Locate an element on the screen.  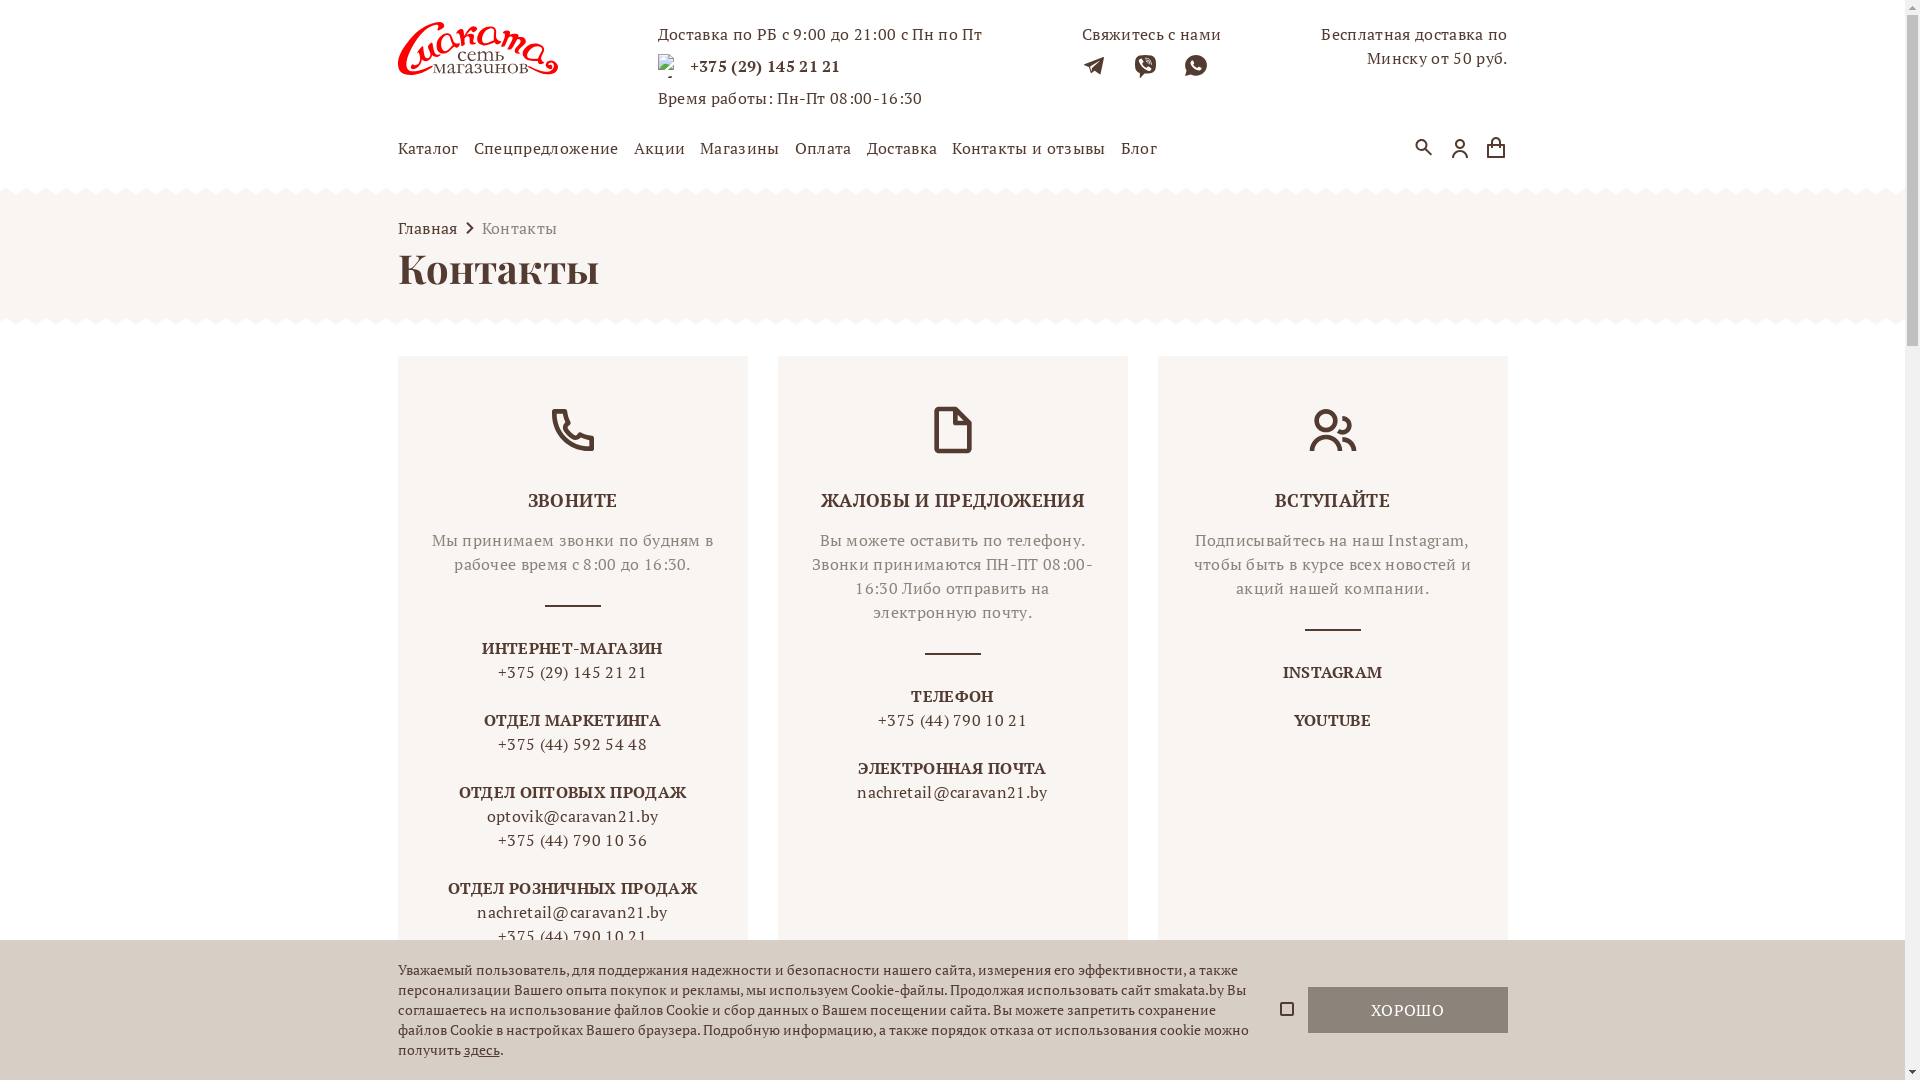
'INSTAGRAM' is located at coordinates (1333, 671).